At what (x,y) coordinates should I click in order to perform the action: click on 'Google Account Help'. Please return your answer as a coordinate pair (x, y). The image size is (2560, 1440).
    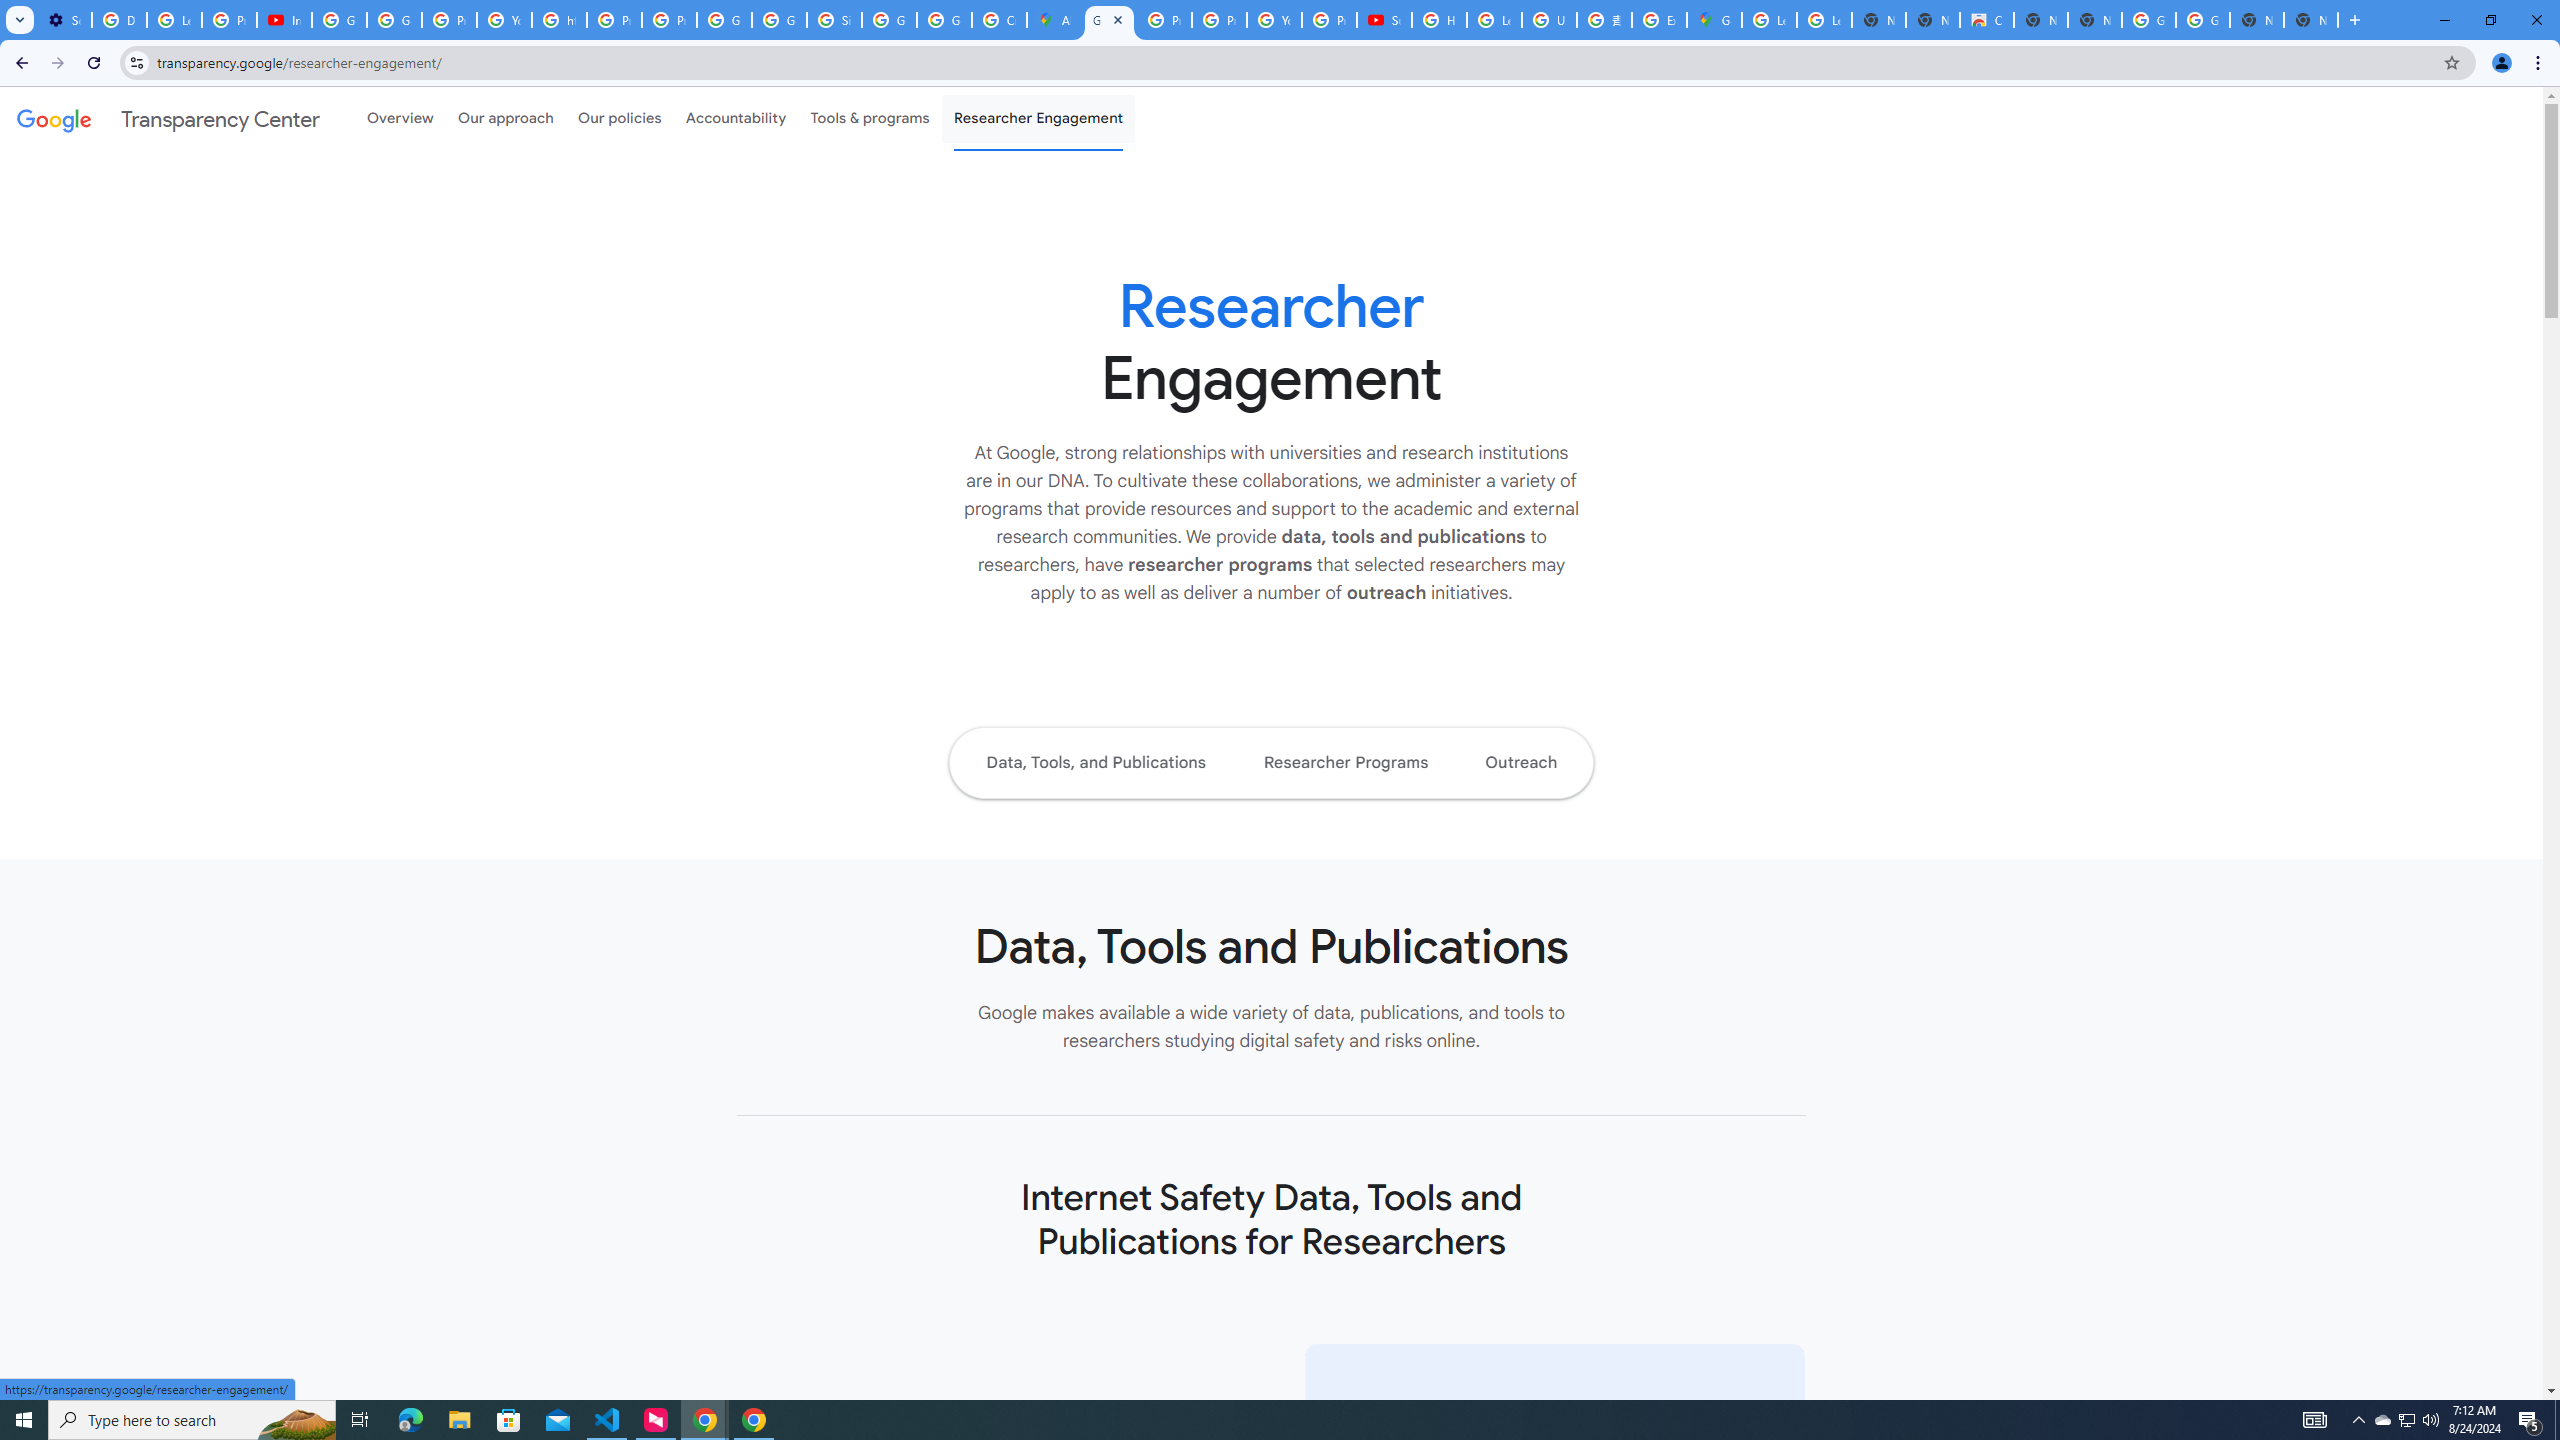
    Looking at the image, I should click on (338, 19).